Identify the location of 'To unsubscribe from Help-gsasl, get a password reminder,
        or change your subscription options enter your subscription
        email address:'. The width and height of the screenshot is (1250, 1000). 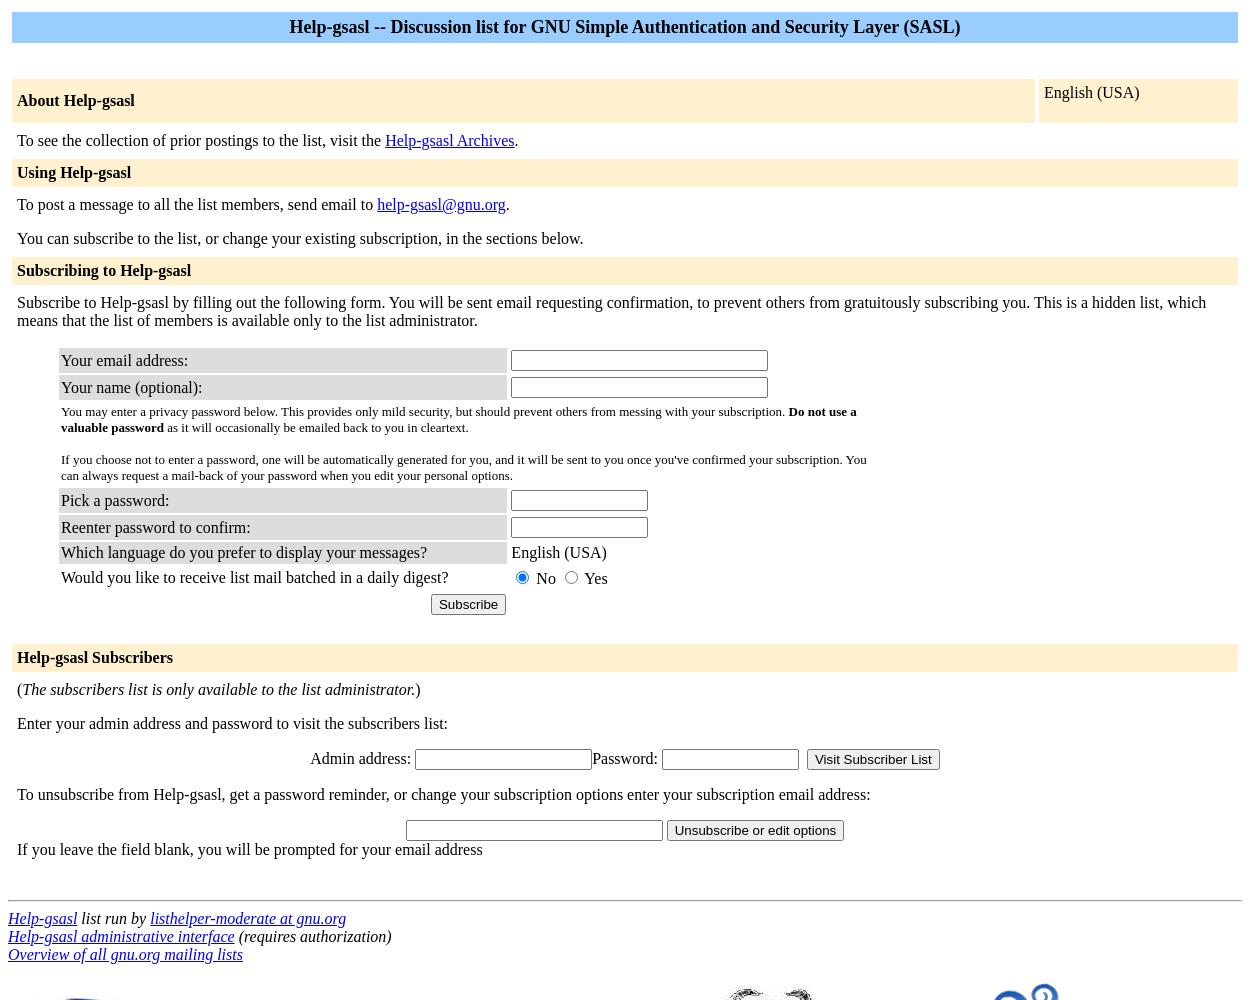
(442, 794).